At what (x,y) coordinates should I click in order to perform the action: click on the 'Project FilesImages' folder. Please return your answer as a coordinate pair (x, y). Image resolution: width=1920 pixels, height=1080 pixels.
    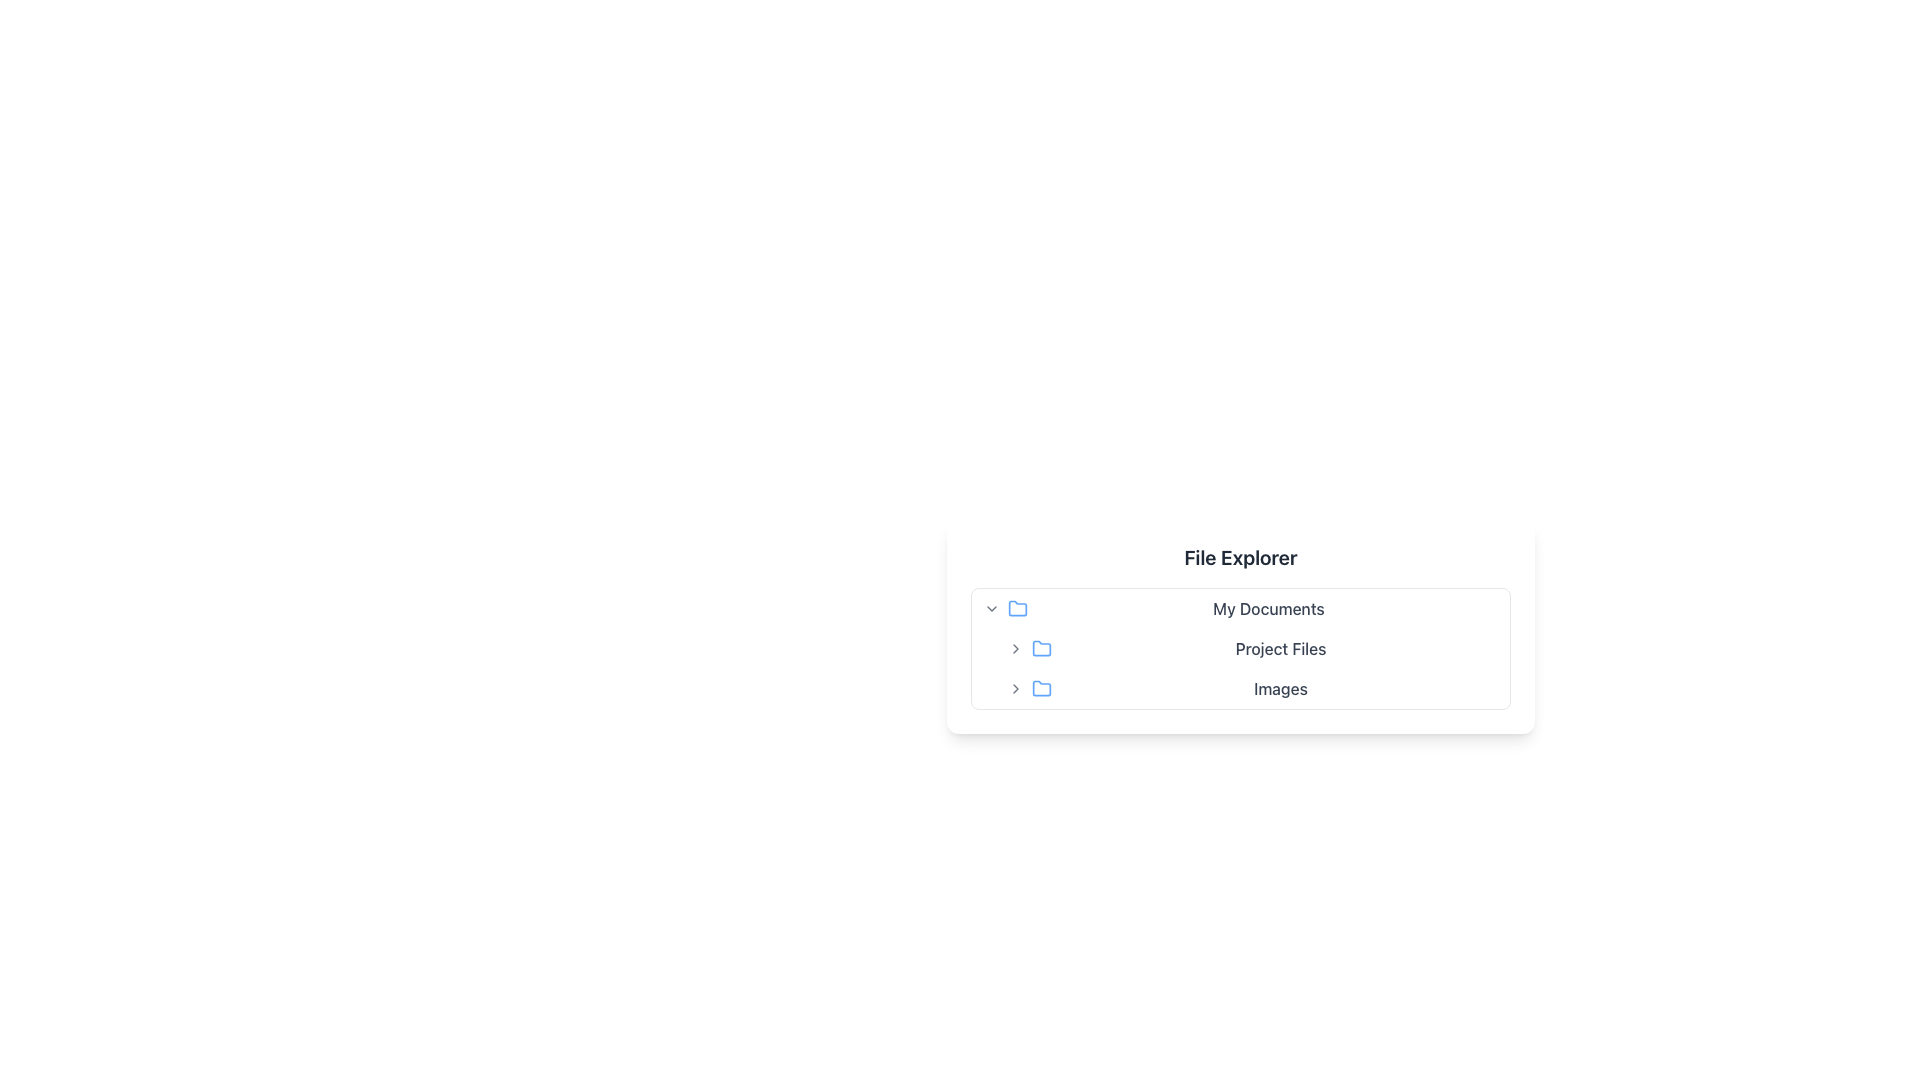
    Looking at the image, I should click on (1251, 668).